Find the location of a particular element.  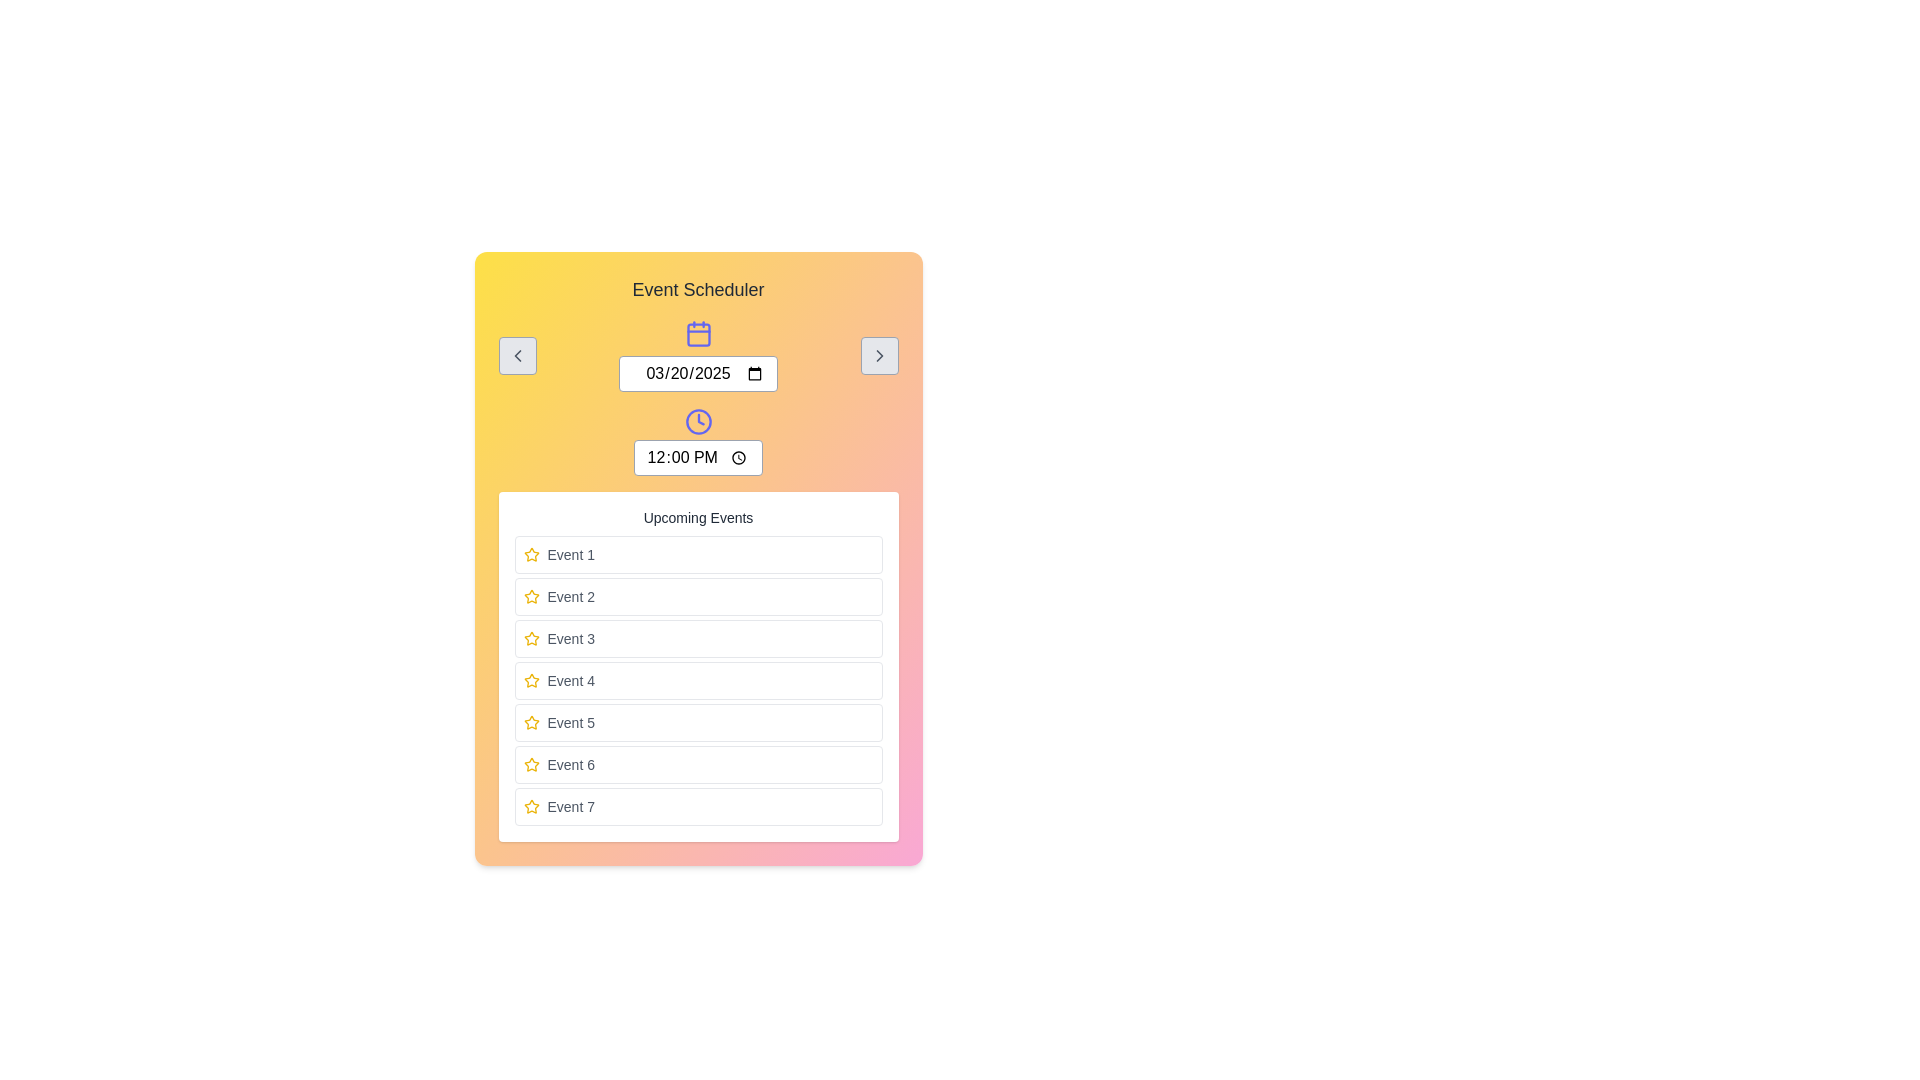

the star icon is located at coordinates (531, 764).